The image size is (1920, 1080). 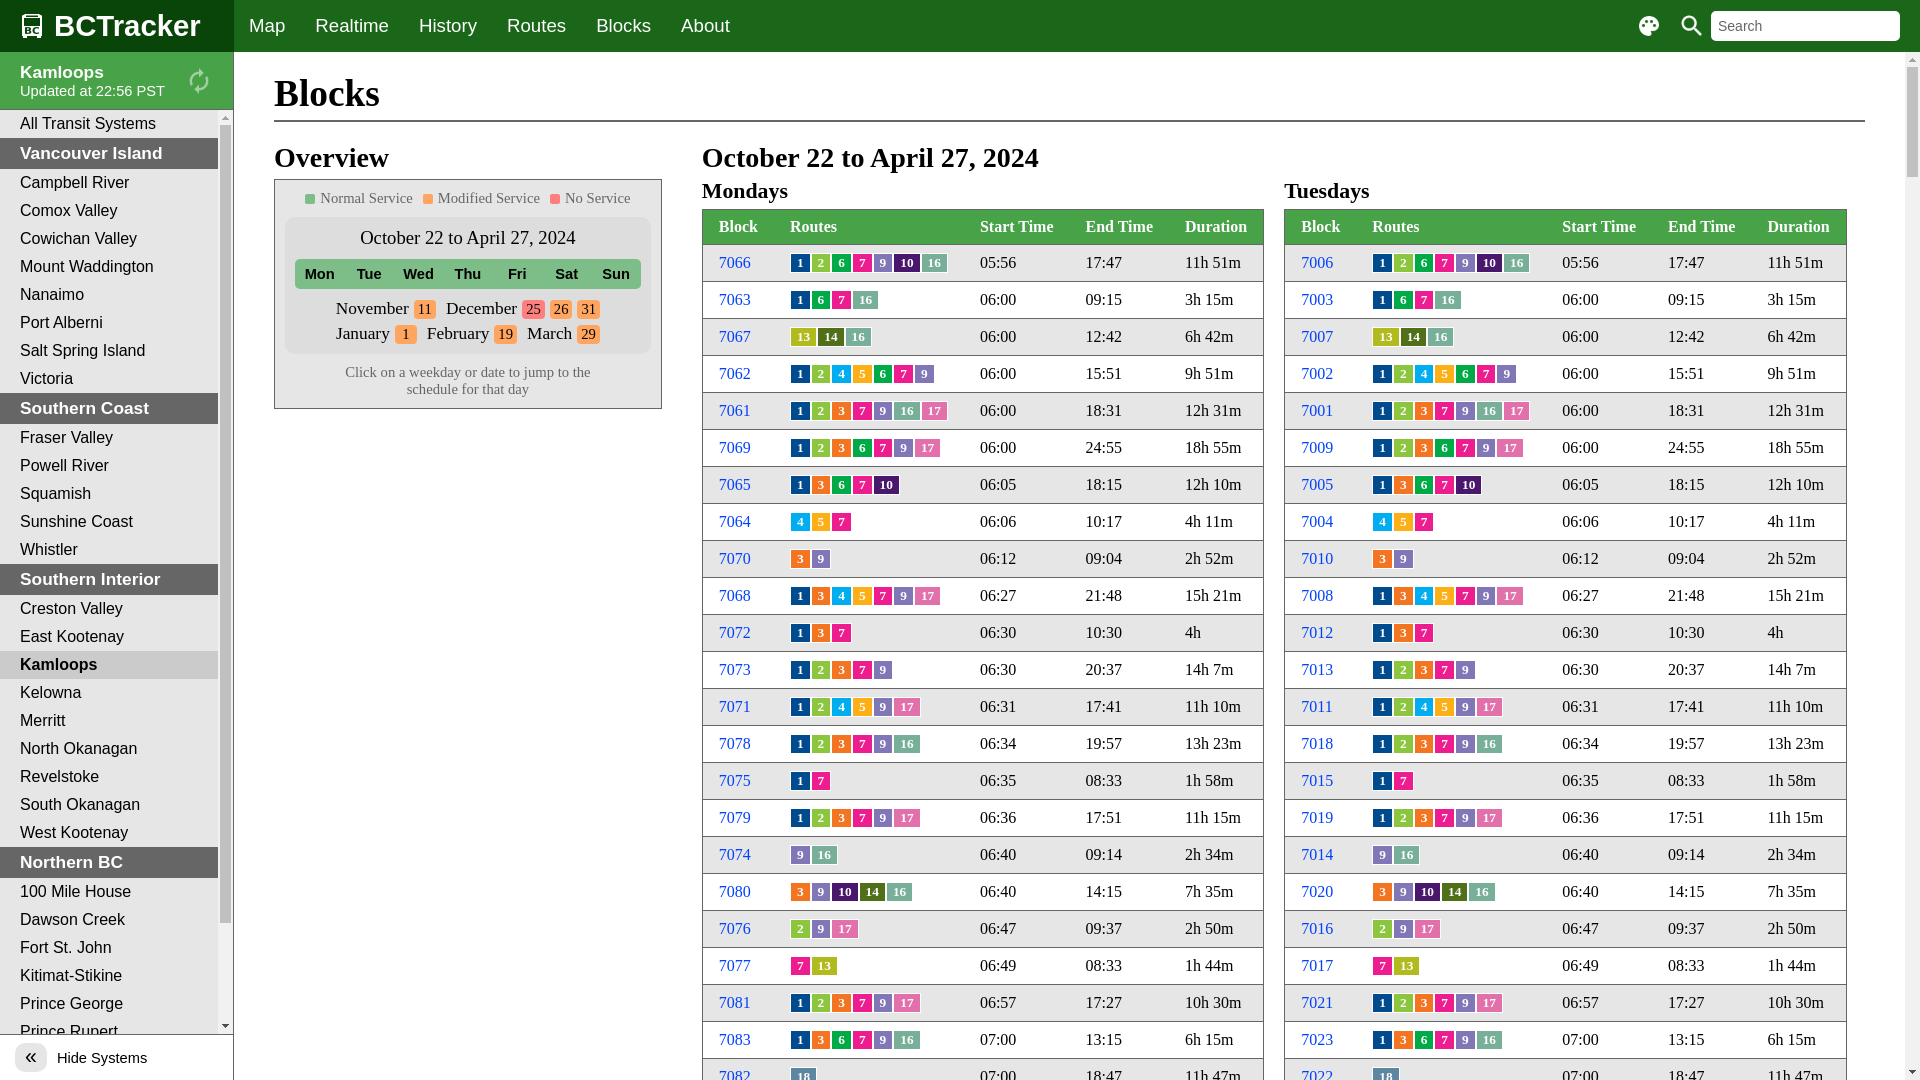 What do you see at coordinates (1465, 261) in the screenshot?
I see `'9'` at bounding box center [1465, 261].